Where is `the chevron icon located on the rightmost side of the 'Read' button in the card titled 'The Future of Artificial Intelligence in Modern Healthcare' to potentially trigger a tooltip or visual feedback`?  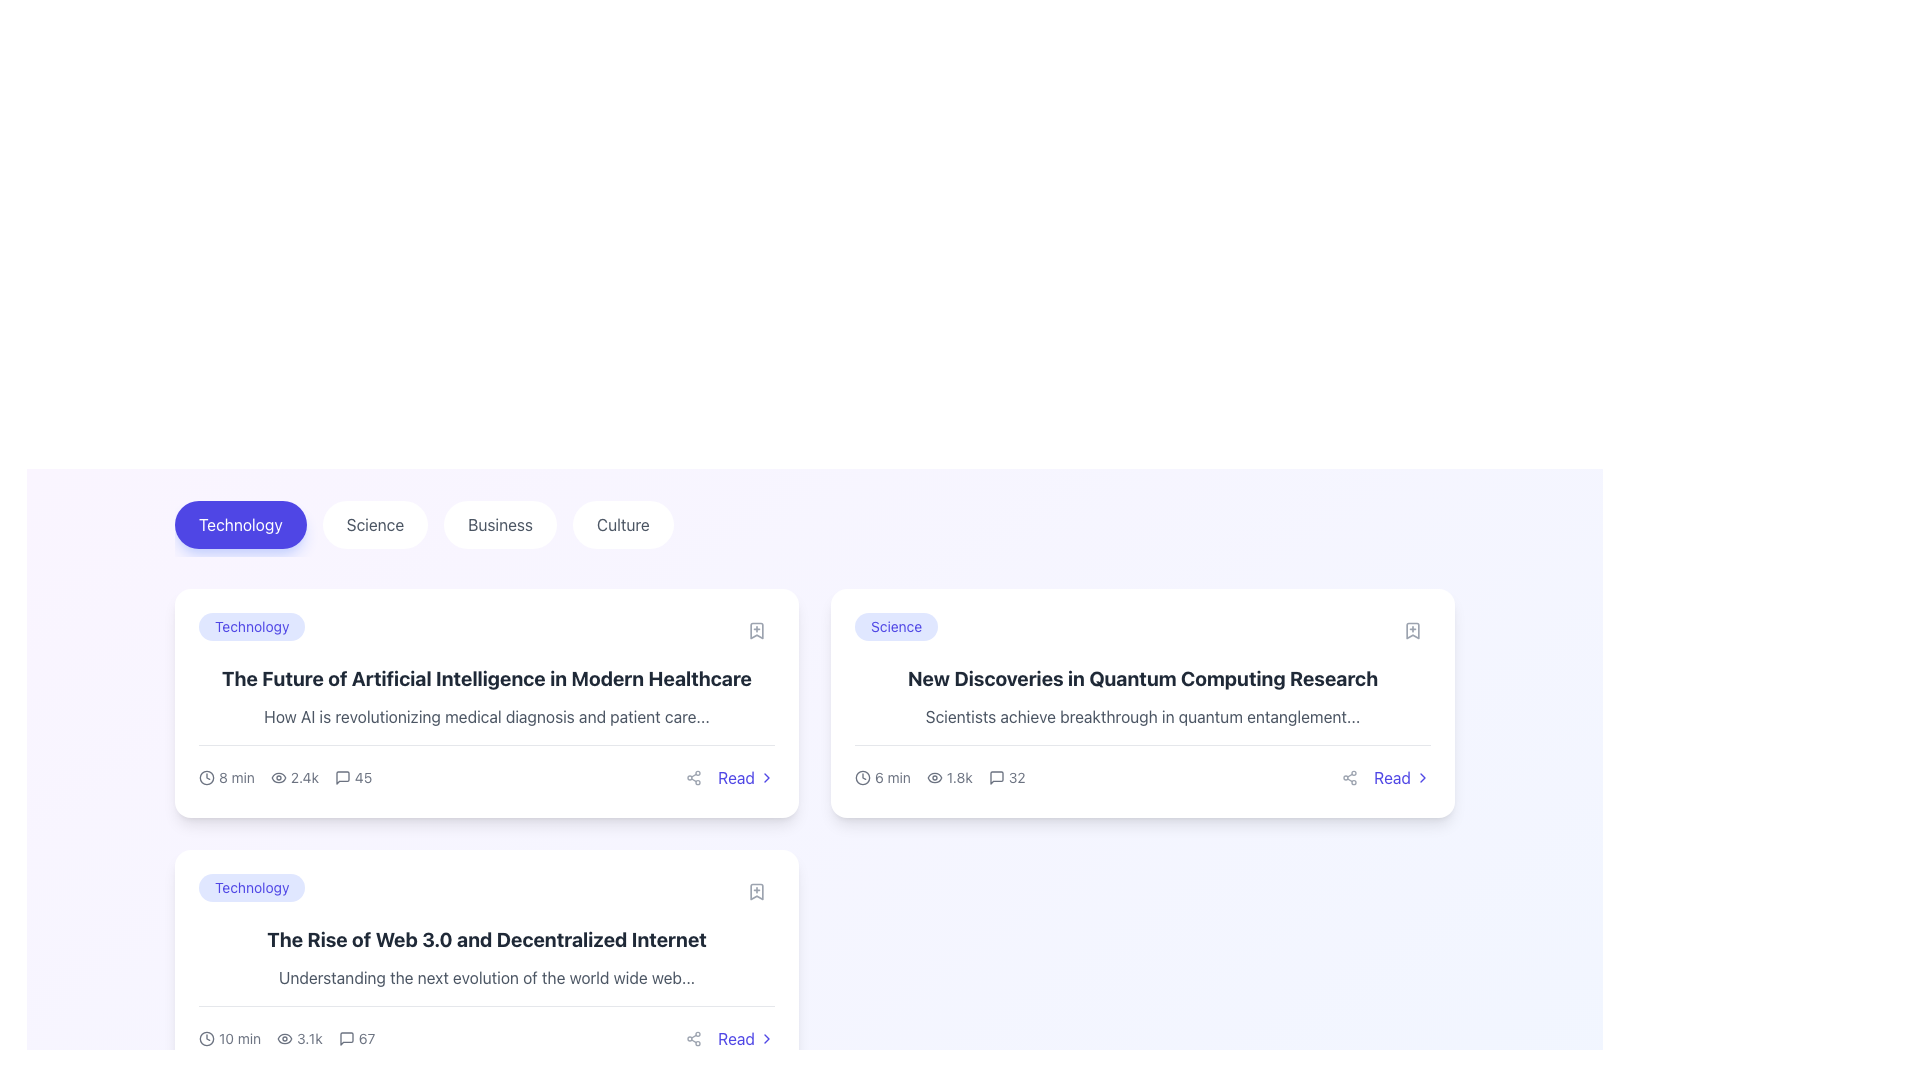
the chevron icon located on the rightmost side of the 'Read' button in the card titled 'The Future of Artificial Intelligence in Modern Healthcare' to potentially trigger a tooltip or visual feedback is located at coordinates (766, 777).